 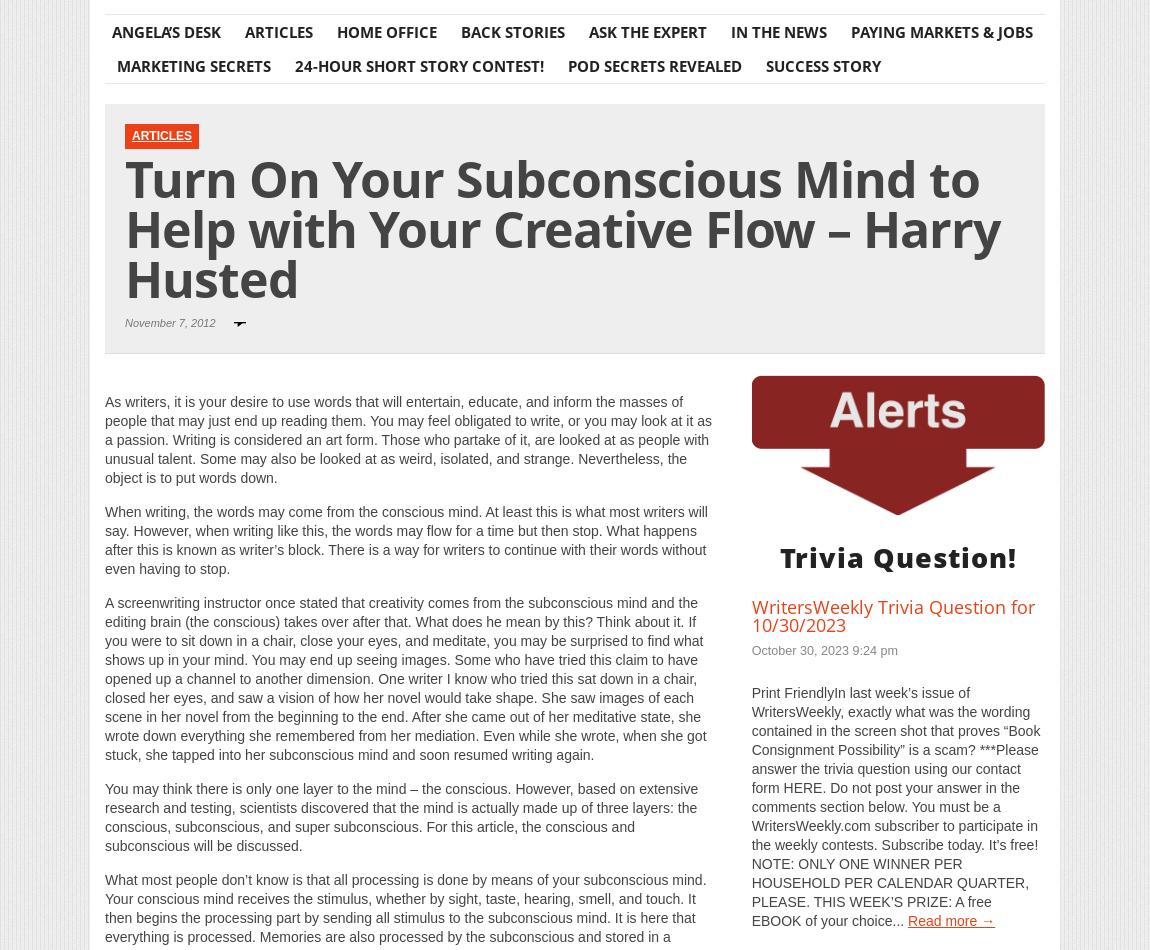 I want to click on 'Articles', so click(x=161, y=134).